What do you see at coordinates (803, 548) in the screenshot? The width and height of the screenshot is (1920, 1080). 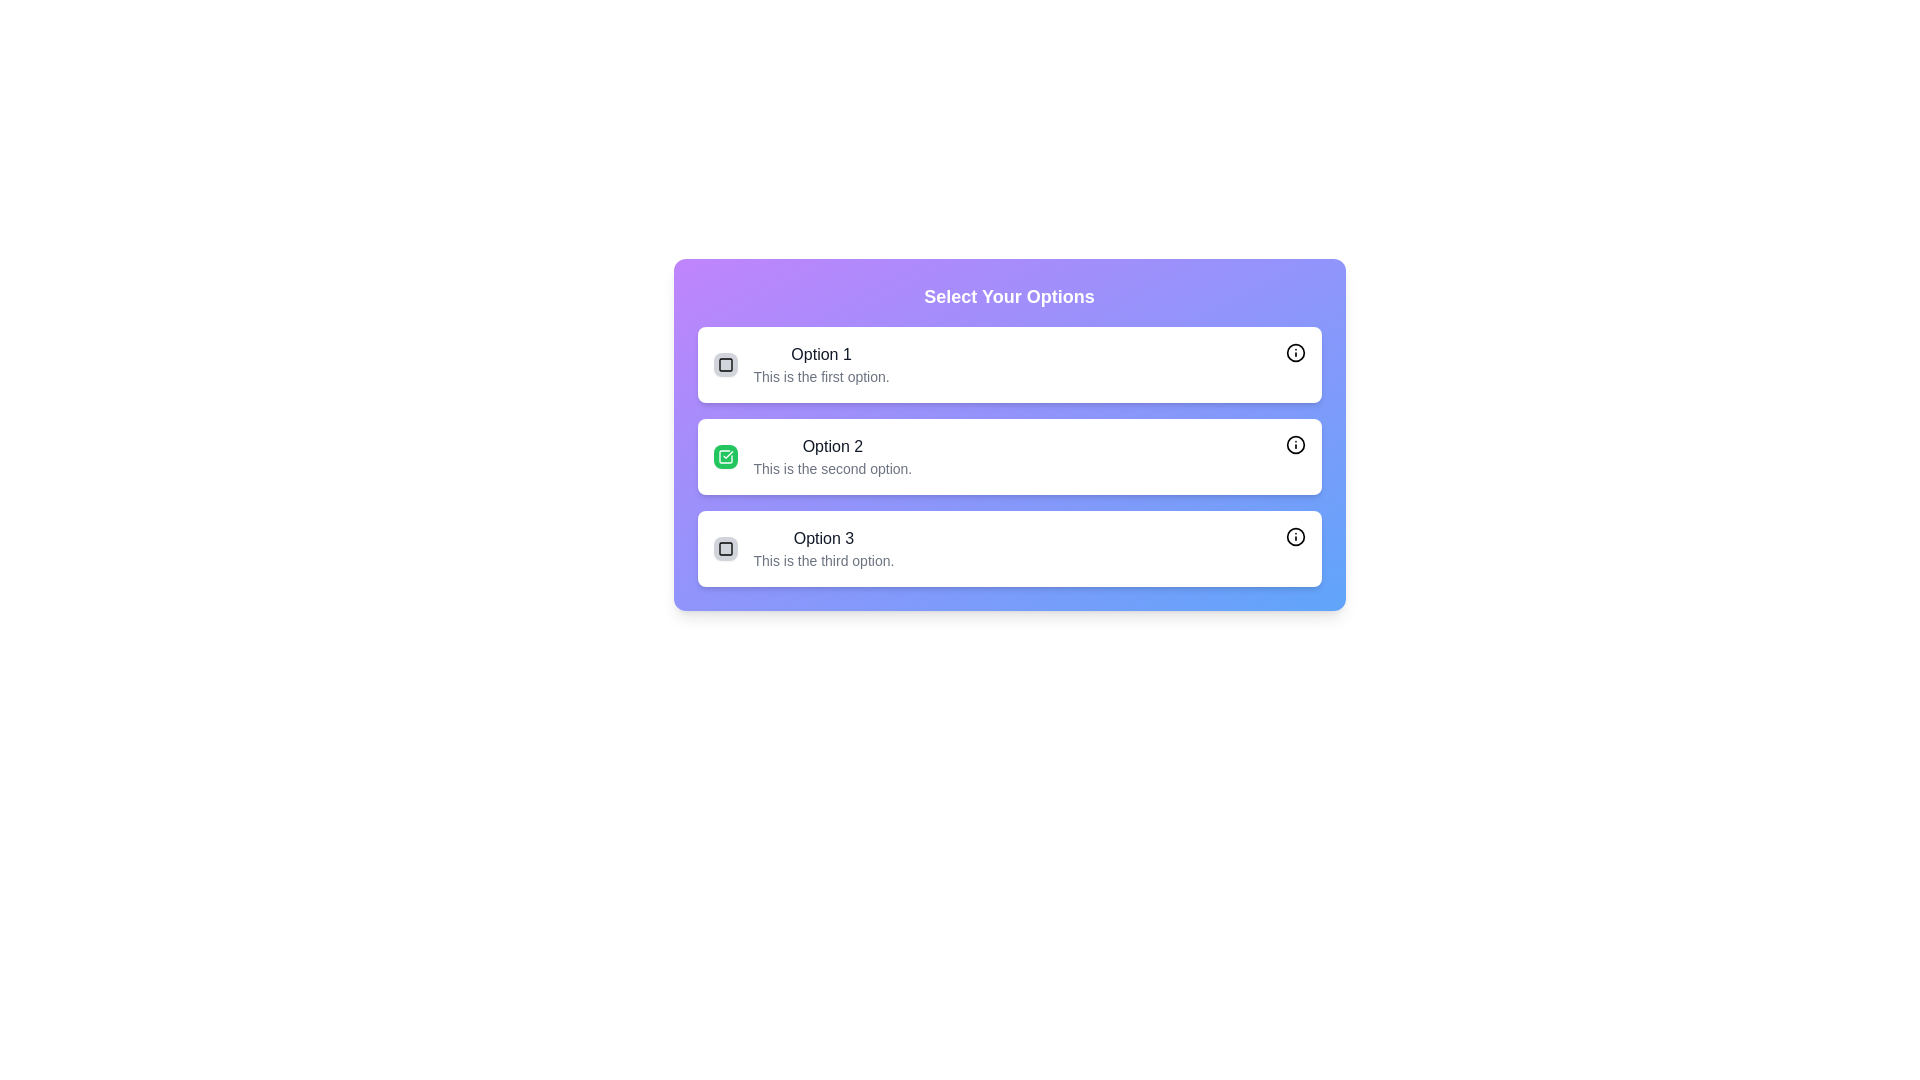 I see `the text label of the third selectable option with a checkbox to focus on the option details` at bounding box center [803, 548].